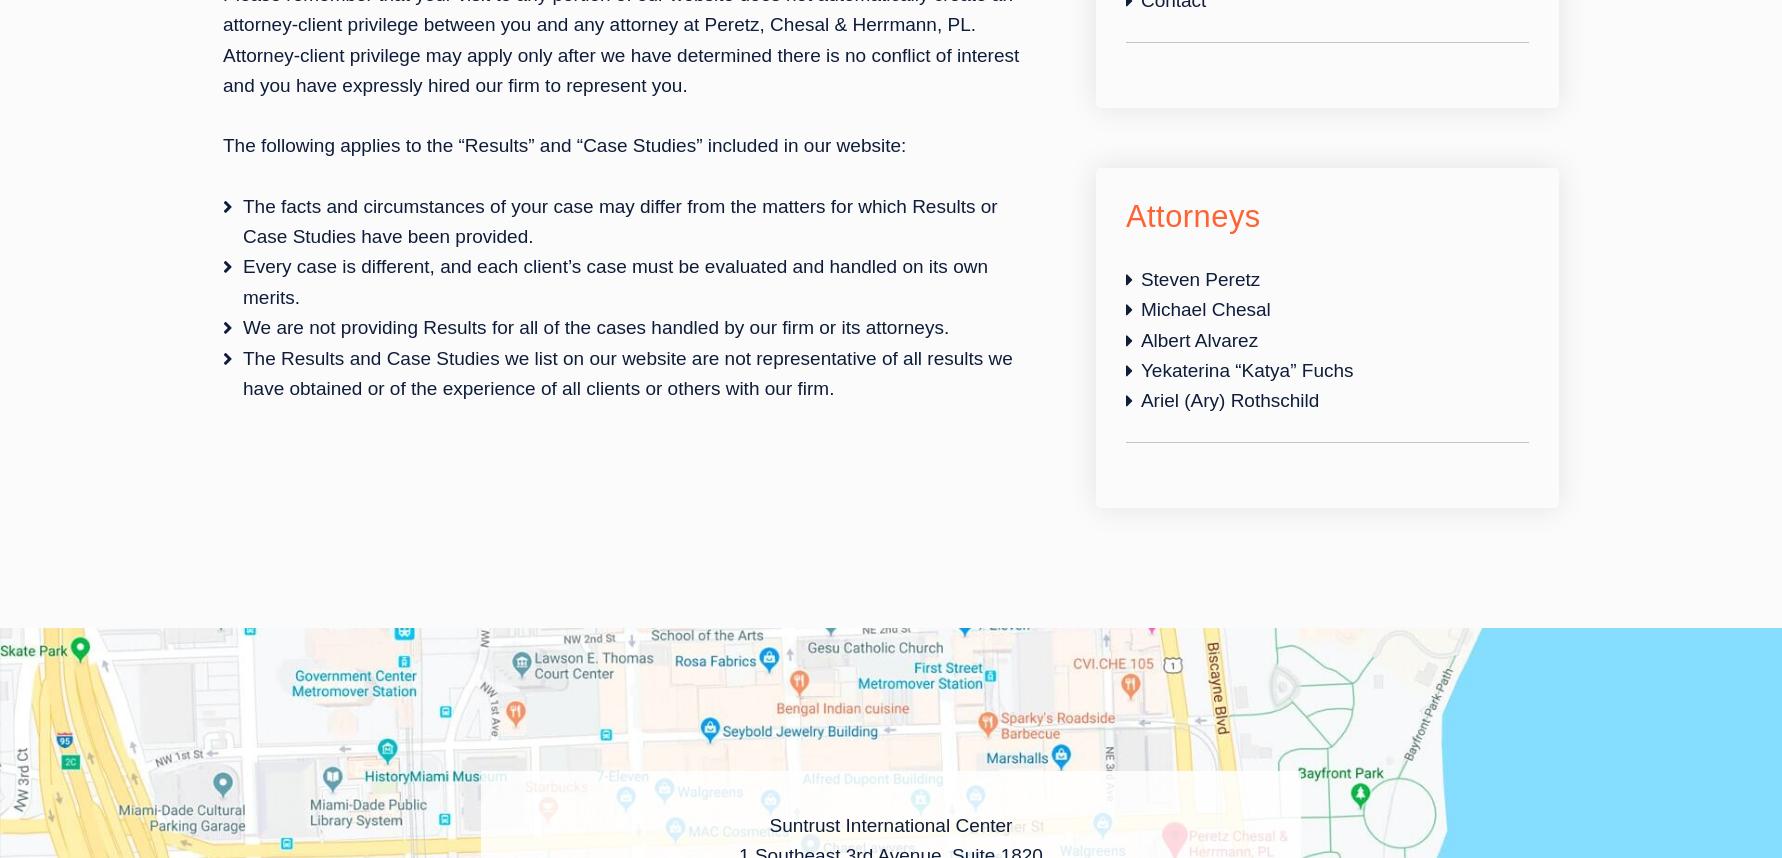 The height and width of the screenshot is (858, 1782). I want to click on 'Attorneys', so click(1124, 214).